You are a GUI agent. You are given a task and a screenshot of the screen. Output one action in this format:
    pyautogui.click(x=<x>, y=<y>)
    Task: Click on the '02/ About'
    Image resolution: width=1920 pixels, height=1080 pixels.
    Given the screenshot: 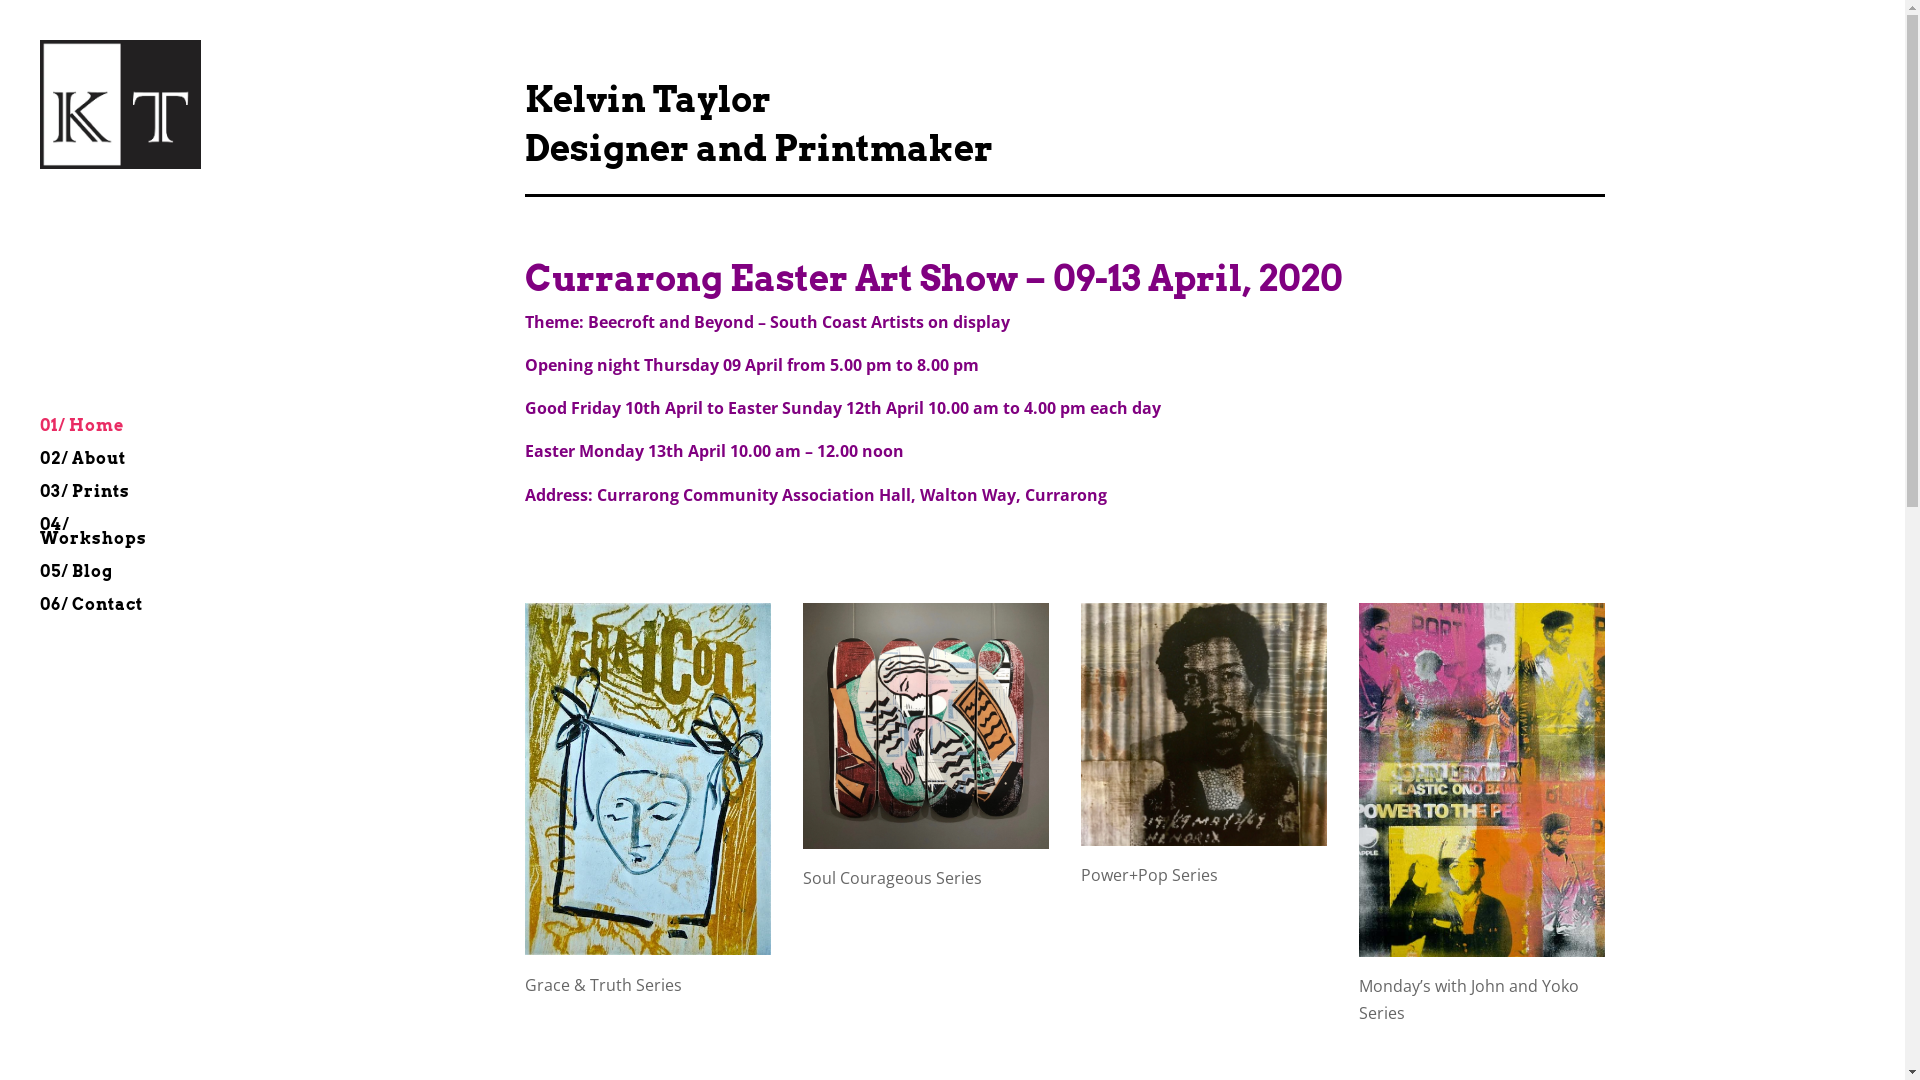 What is the action you would take?
    pyautogui.click(x=128, y=468)
    